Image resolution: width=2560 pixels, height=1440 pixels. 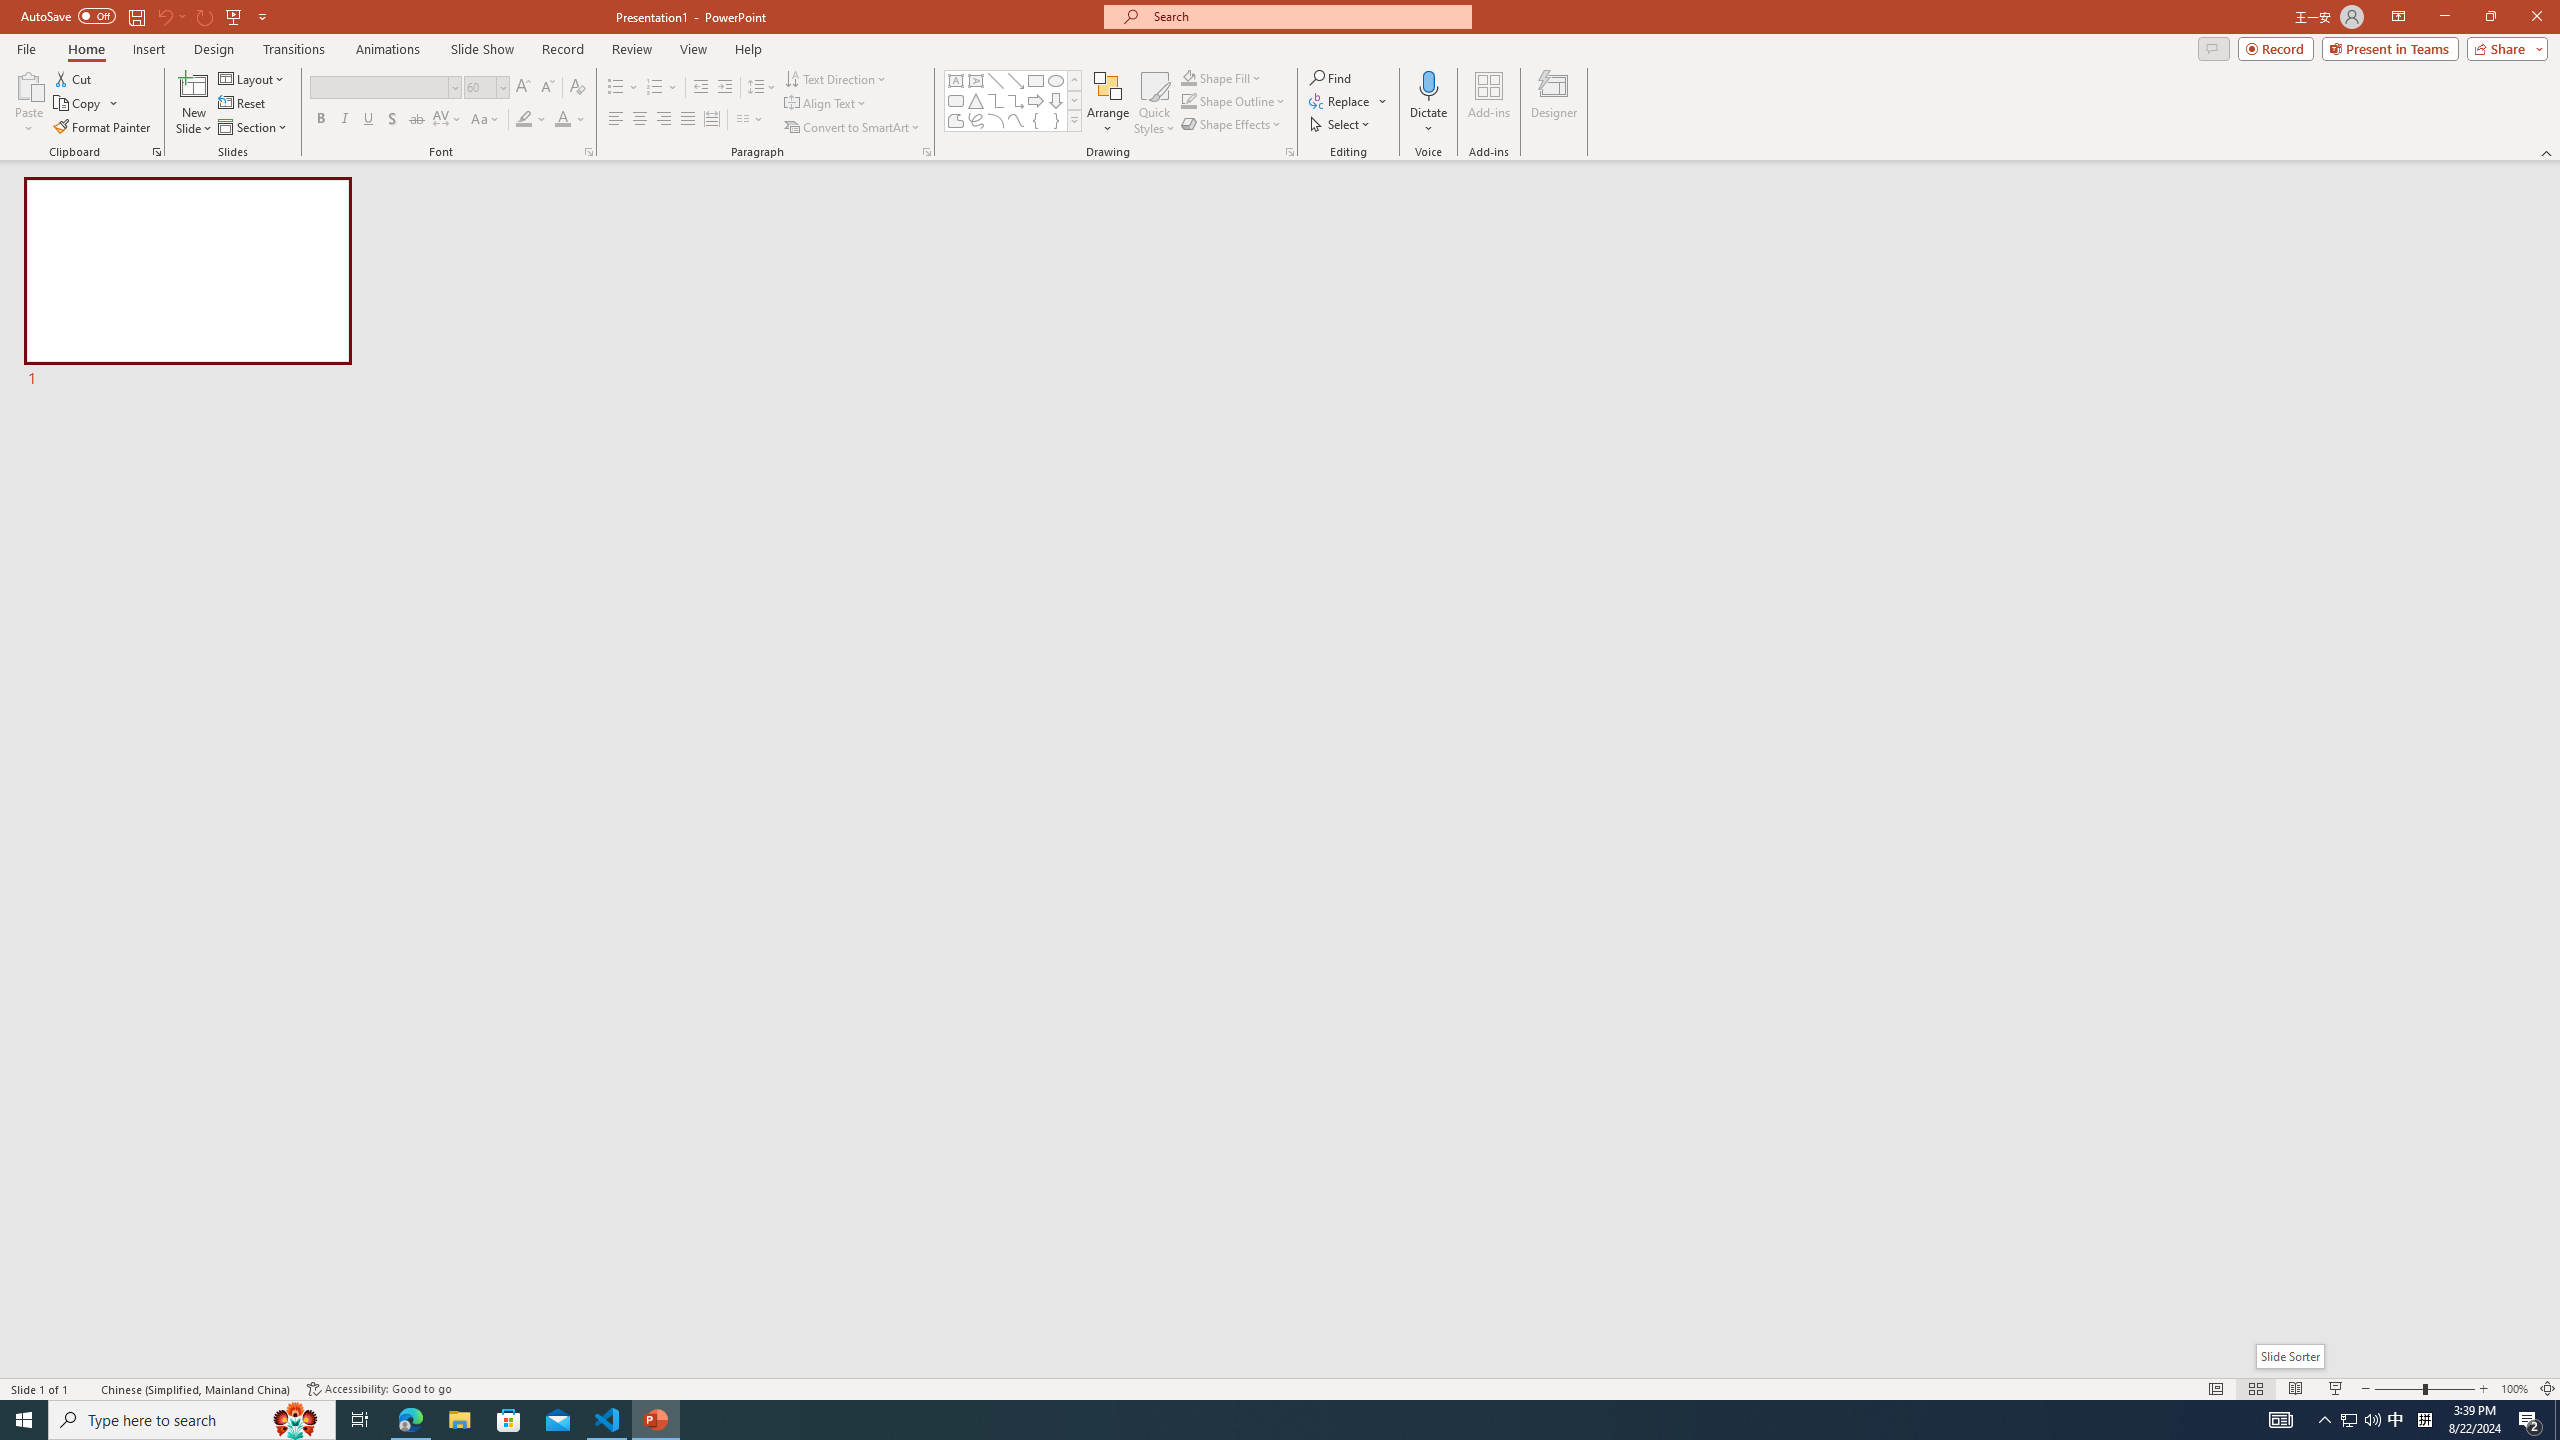 I want to click on 'Oval', so click(x=1055, y=80).